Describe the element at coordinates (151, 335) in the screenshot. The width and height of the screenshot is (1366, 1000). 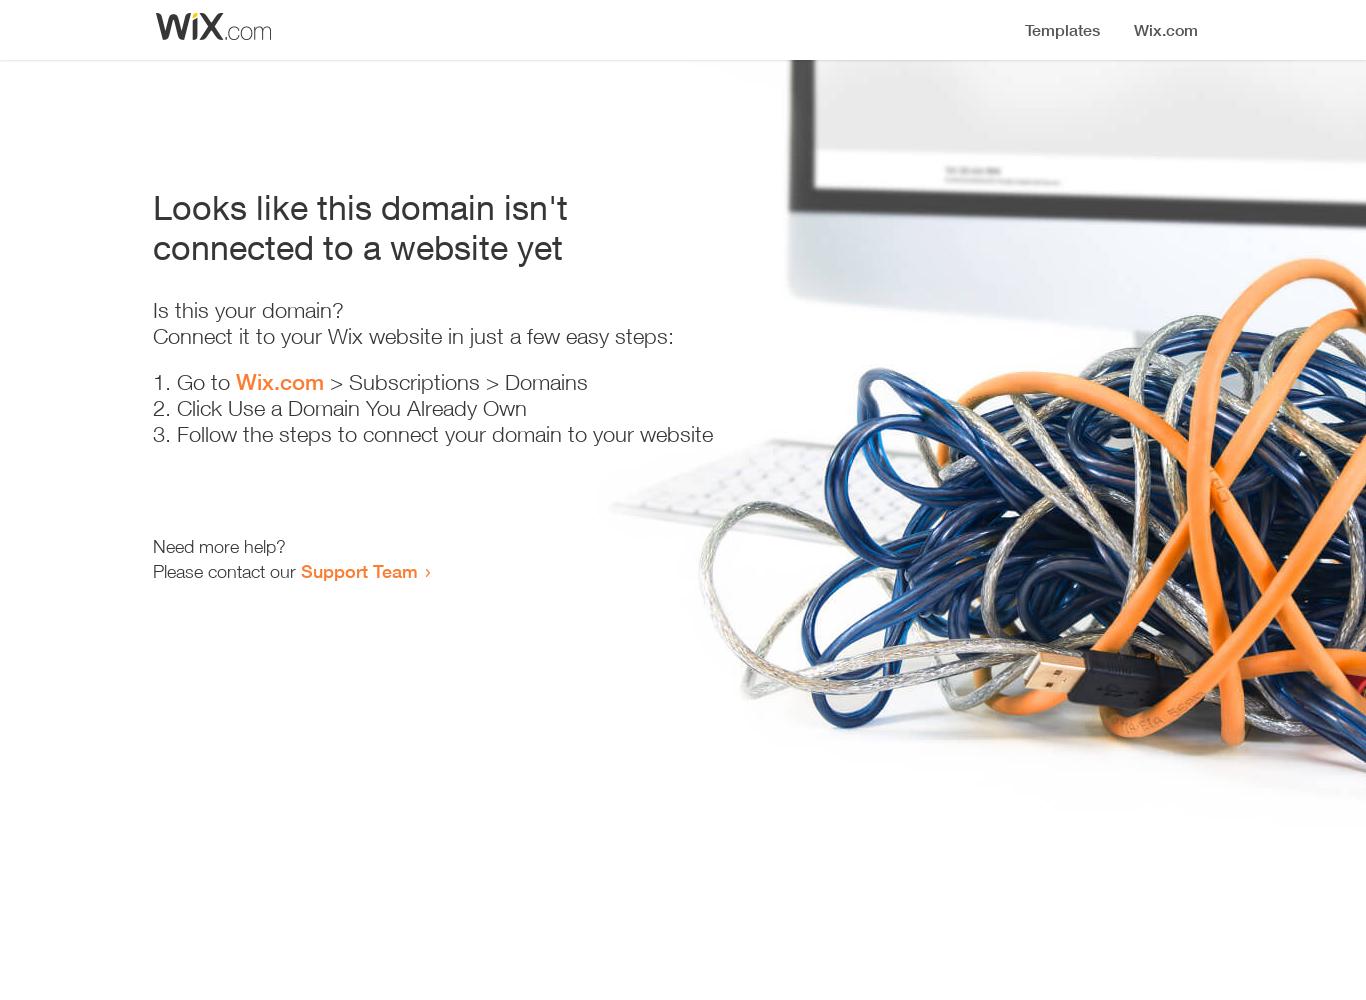
I see `'Connect it to your Wix website in just a few easy steps:'` at that location.